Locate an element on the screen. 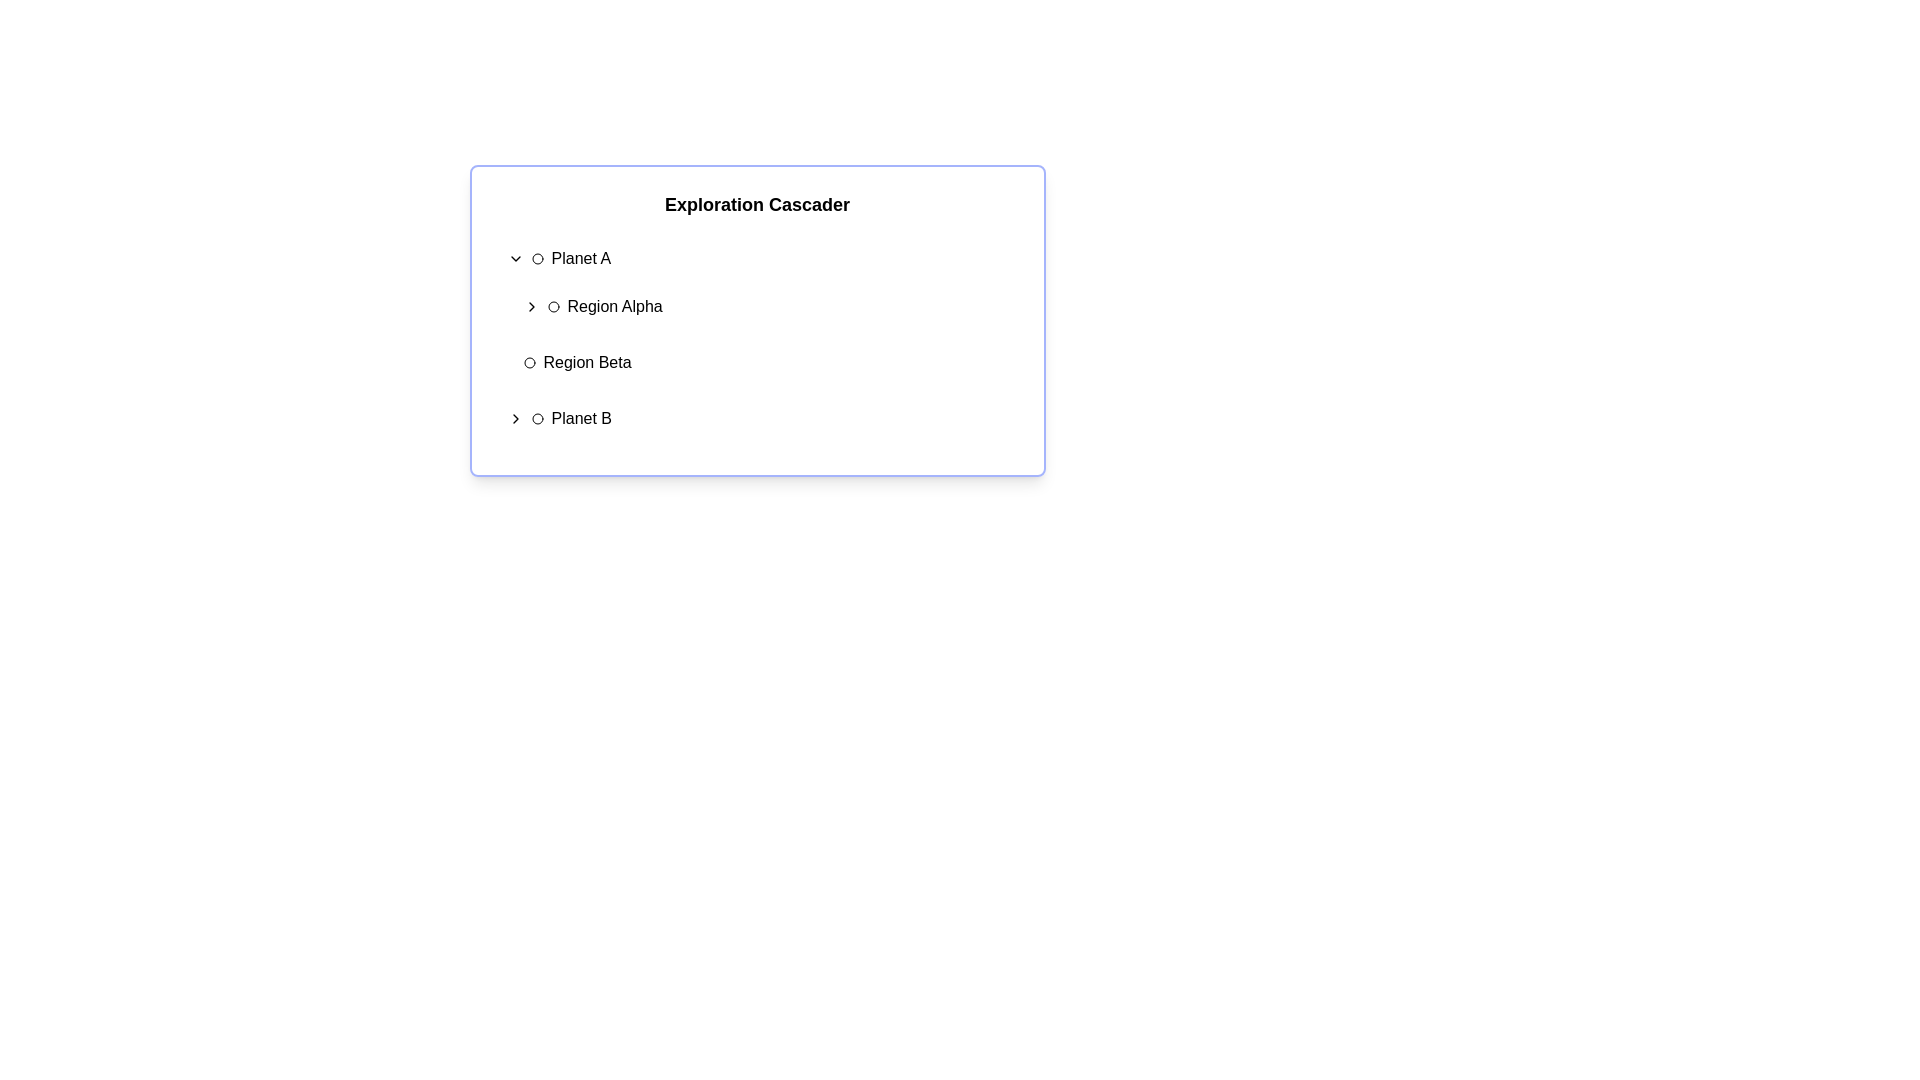  the Chevron Icon located at the leftmost side of the 'Planet A' component is located at coordinates (515, 257).